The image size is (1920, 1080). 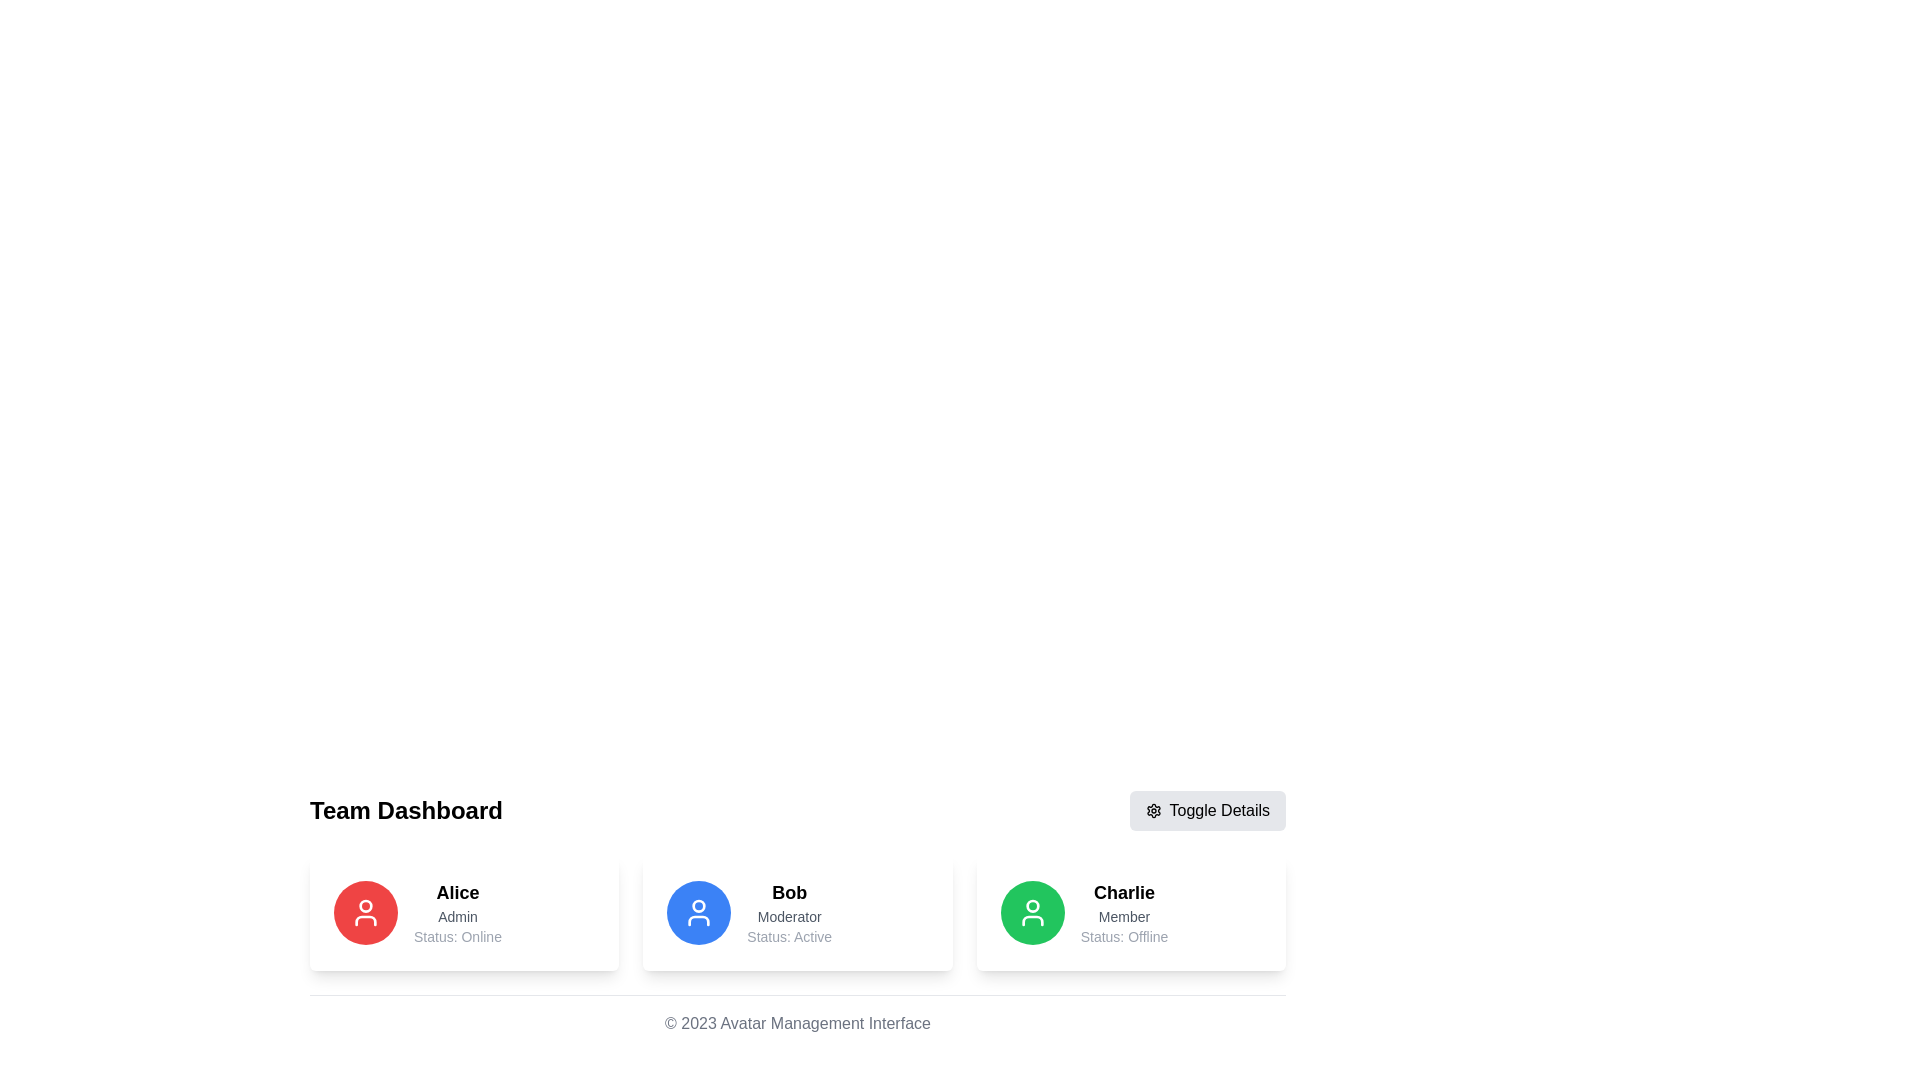 I want to click on the shoulders part of the user profile icon represented by the SVG element, which is a decorative component within the user avatar design, so click(x=699, y=921).